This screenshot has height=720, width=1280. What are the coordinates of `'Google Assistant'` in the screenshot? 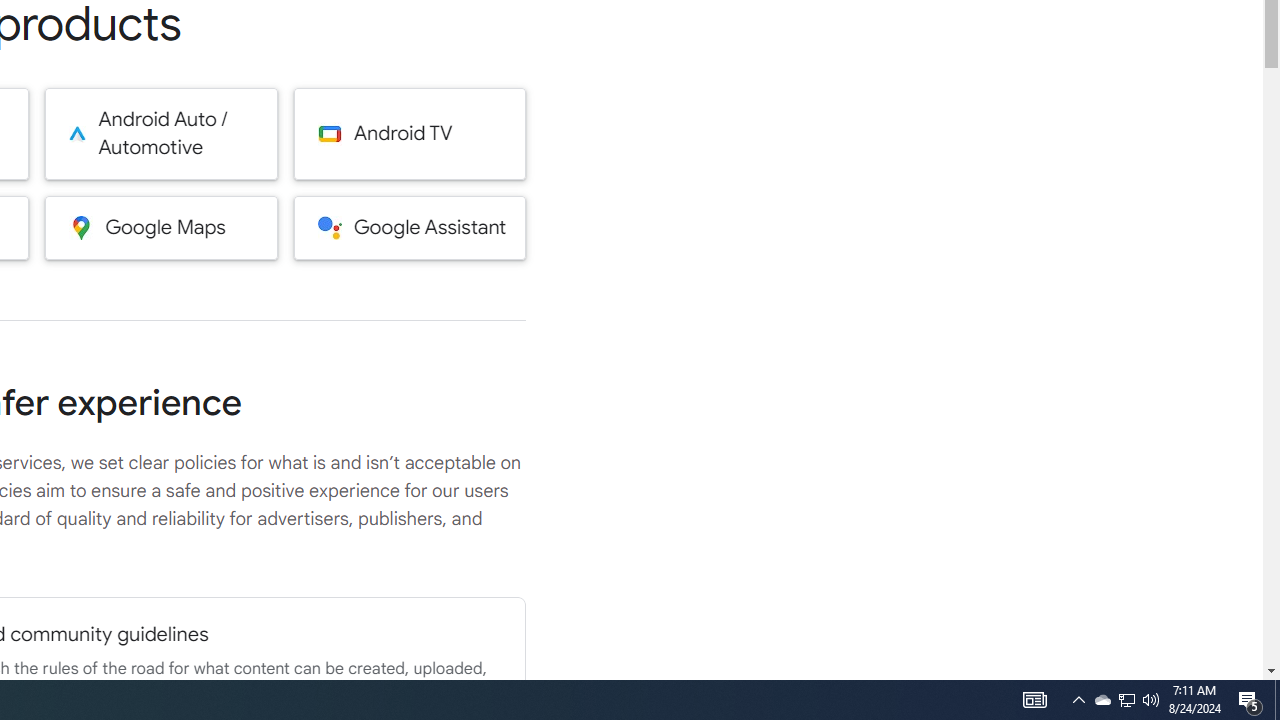 It's located at (409, 226).